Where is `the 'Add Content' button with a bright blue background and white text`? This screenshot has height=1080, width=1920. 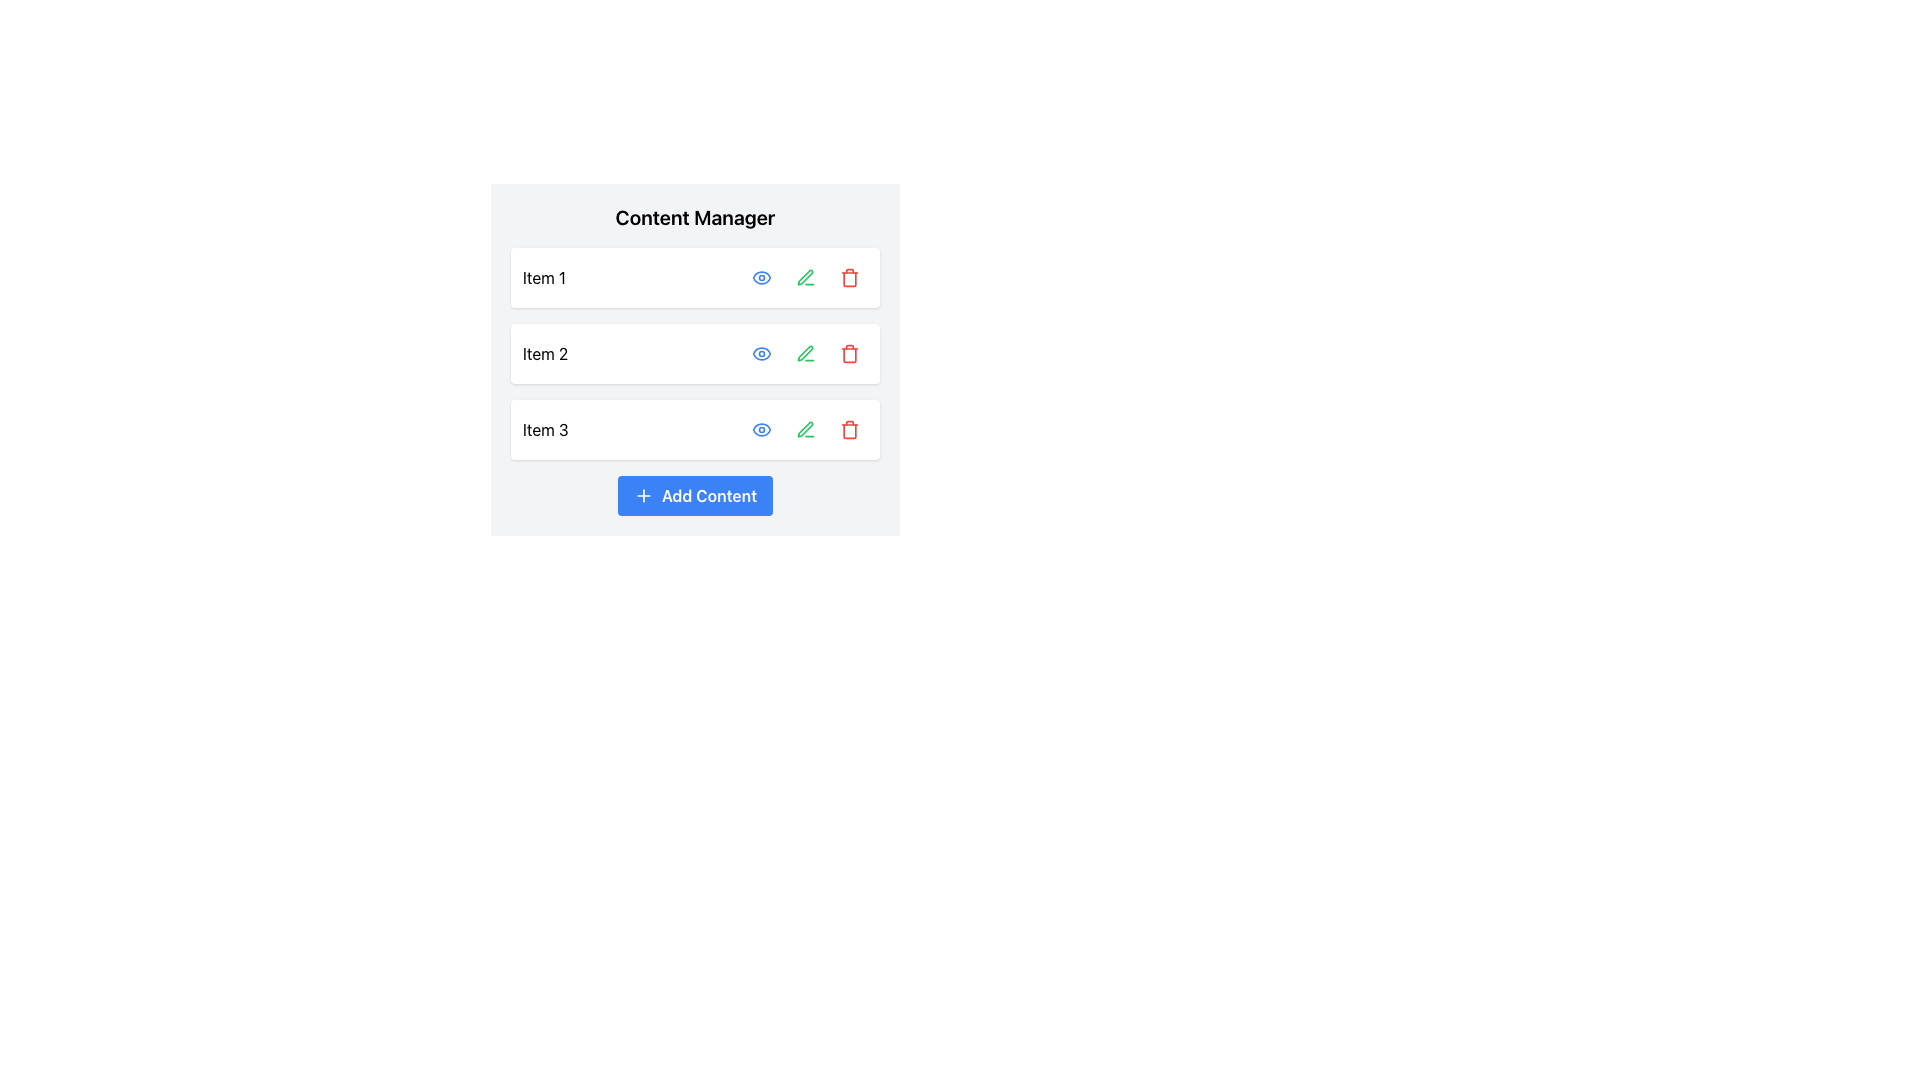 the 'Add Content' button with a bright blue background and white text is located at coordinates (695, 495).